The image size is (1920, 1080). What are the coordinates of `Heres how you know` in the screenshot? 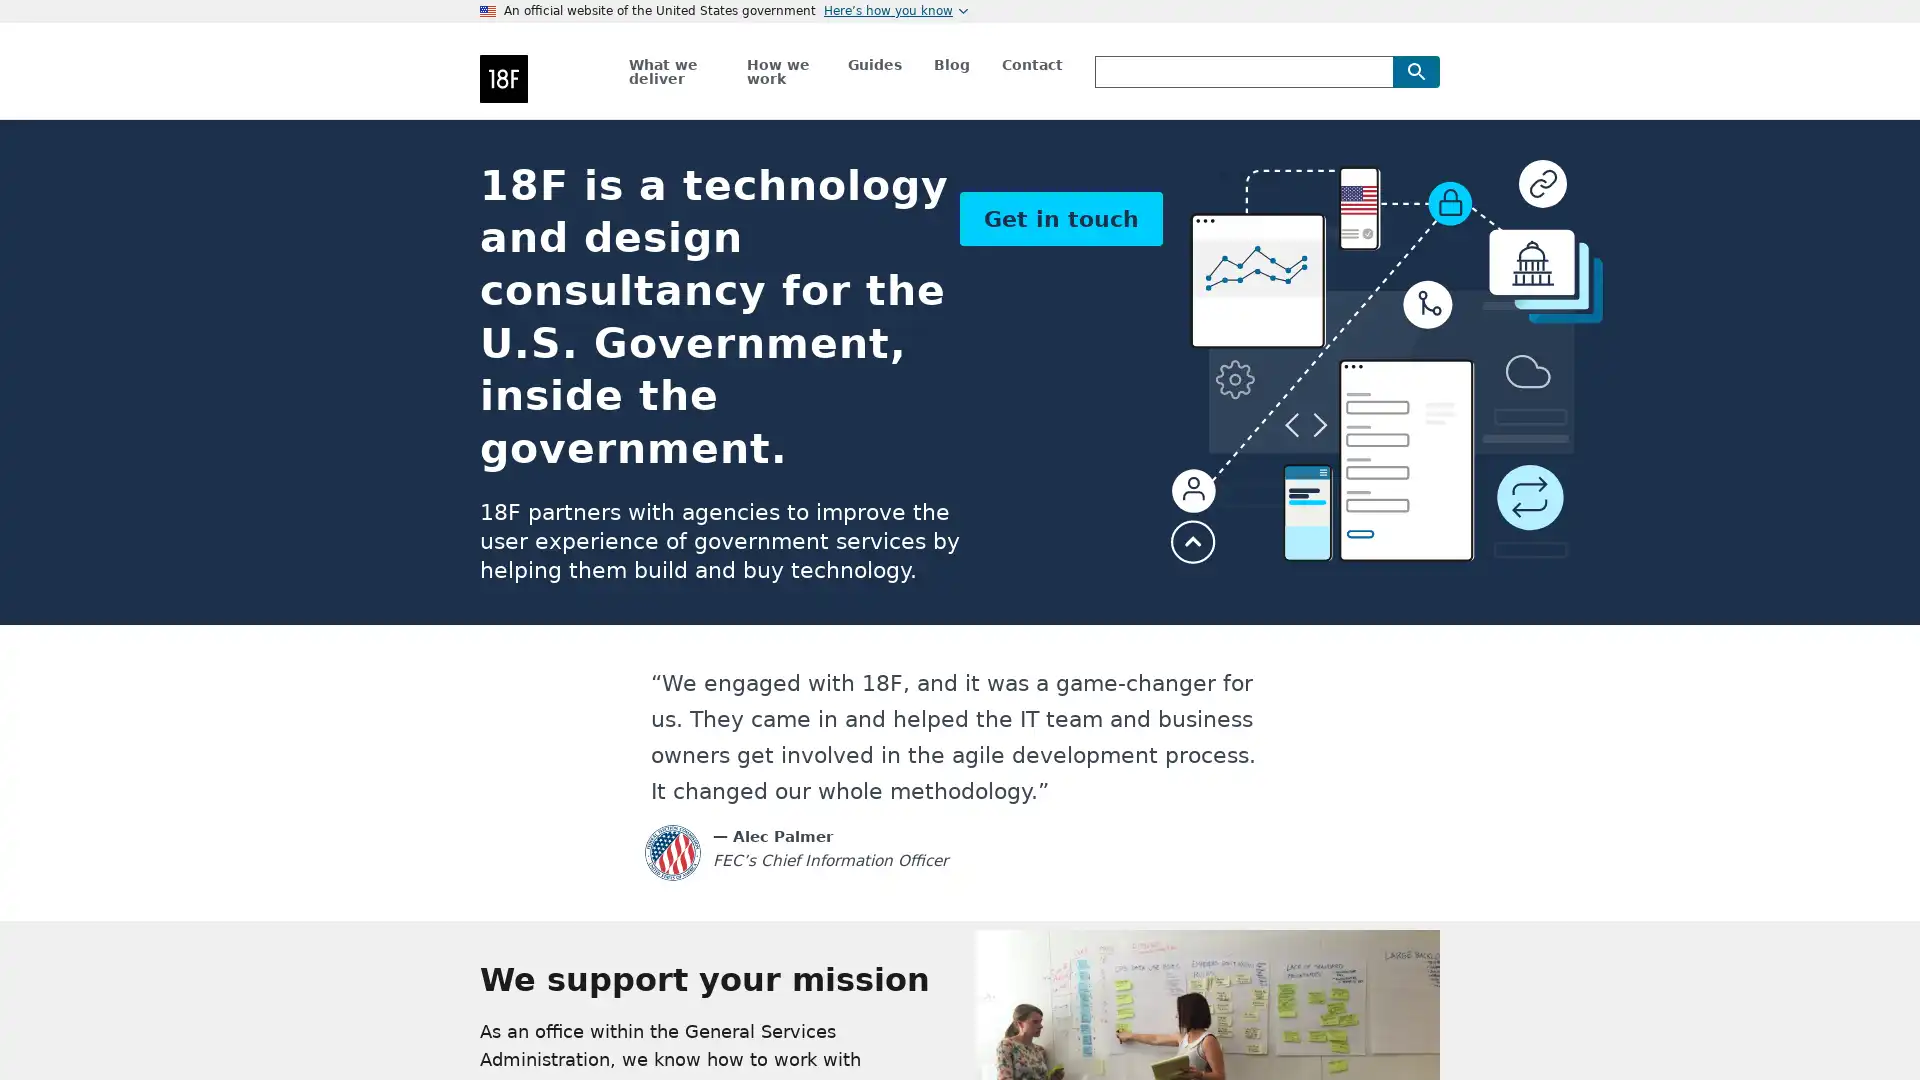 It's located at (895, 11).